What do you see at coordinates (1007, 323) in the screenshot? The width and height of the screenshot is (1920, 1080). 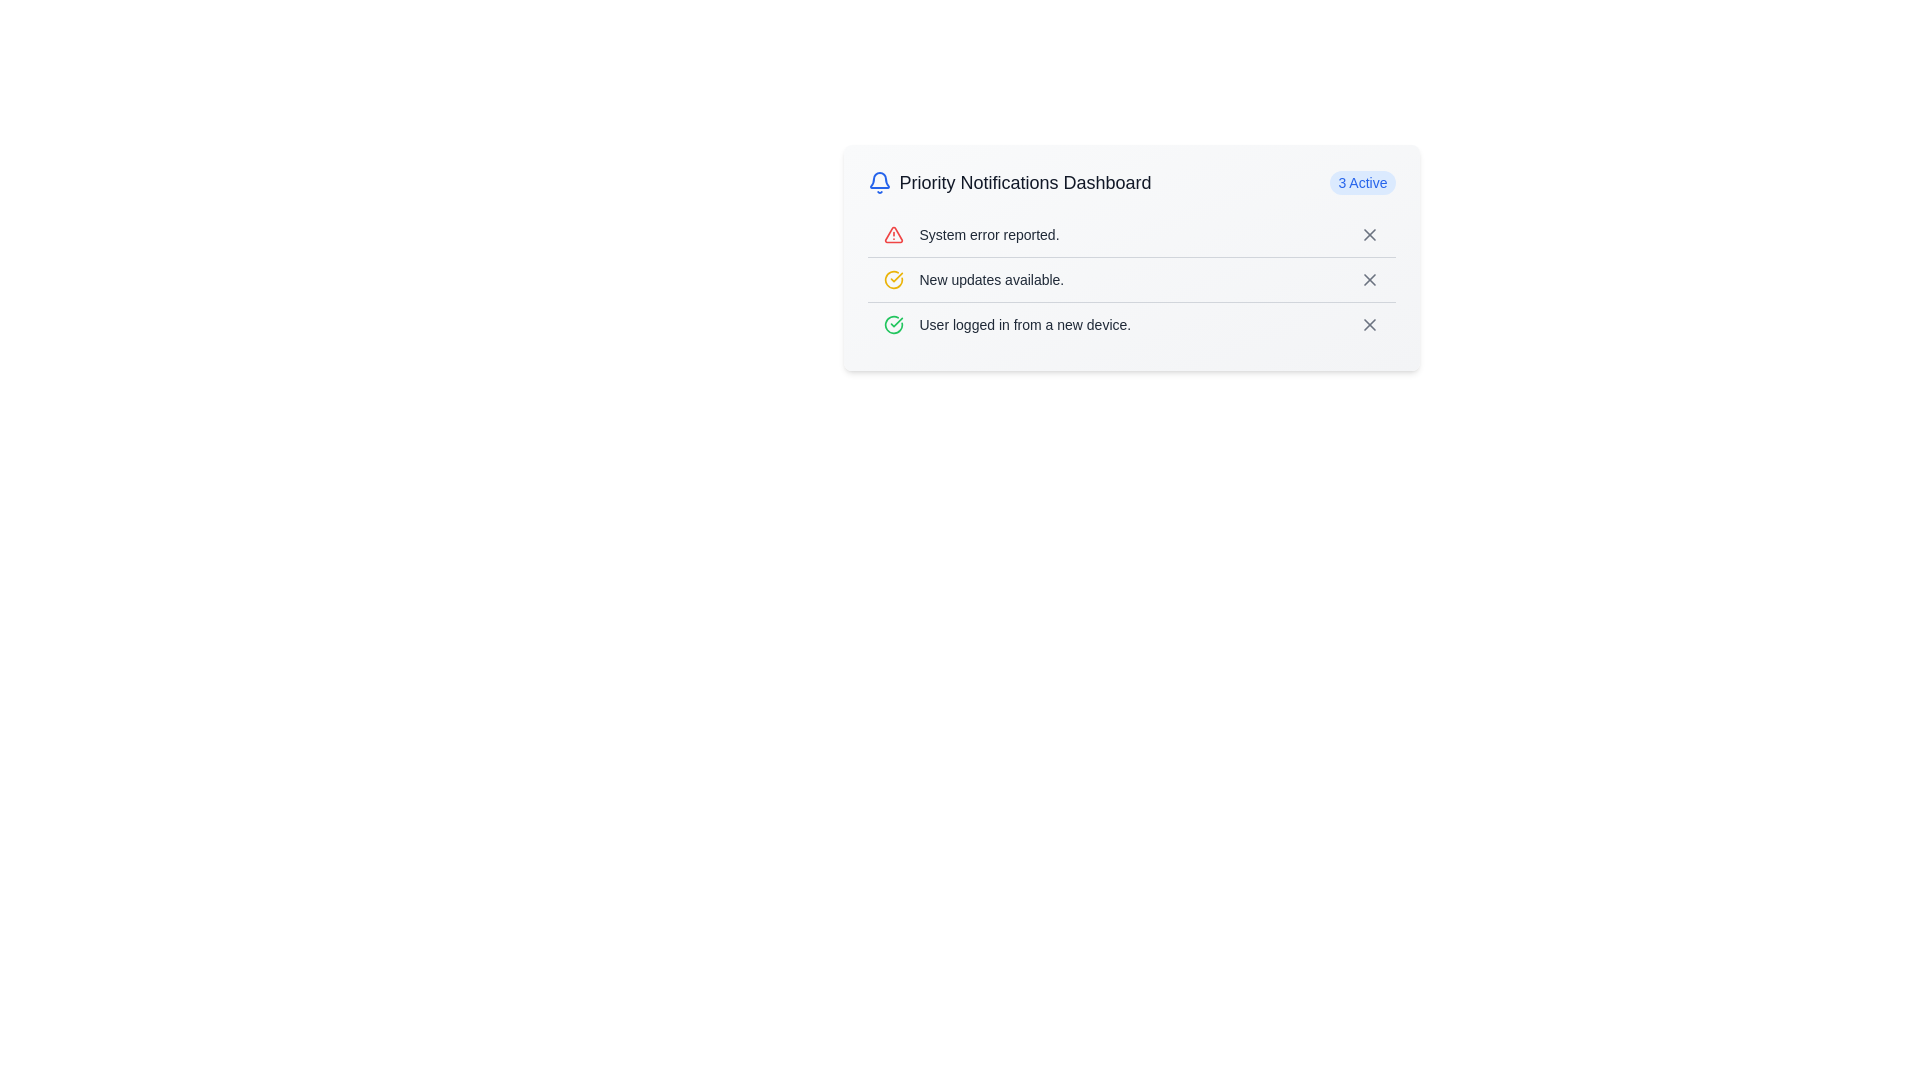 I see `notification message displayed in the third item of the 'Priority Notifications Dashboard' list, which indicates a user logging in from a new device` at bounding box center [1007, 323].